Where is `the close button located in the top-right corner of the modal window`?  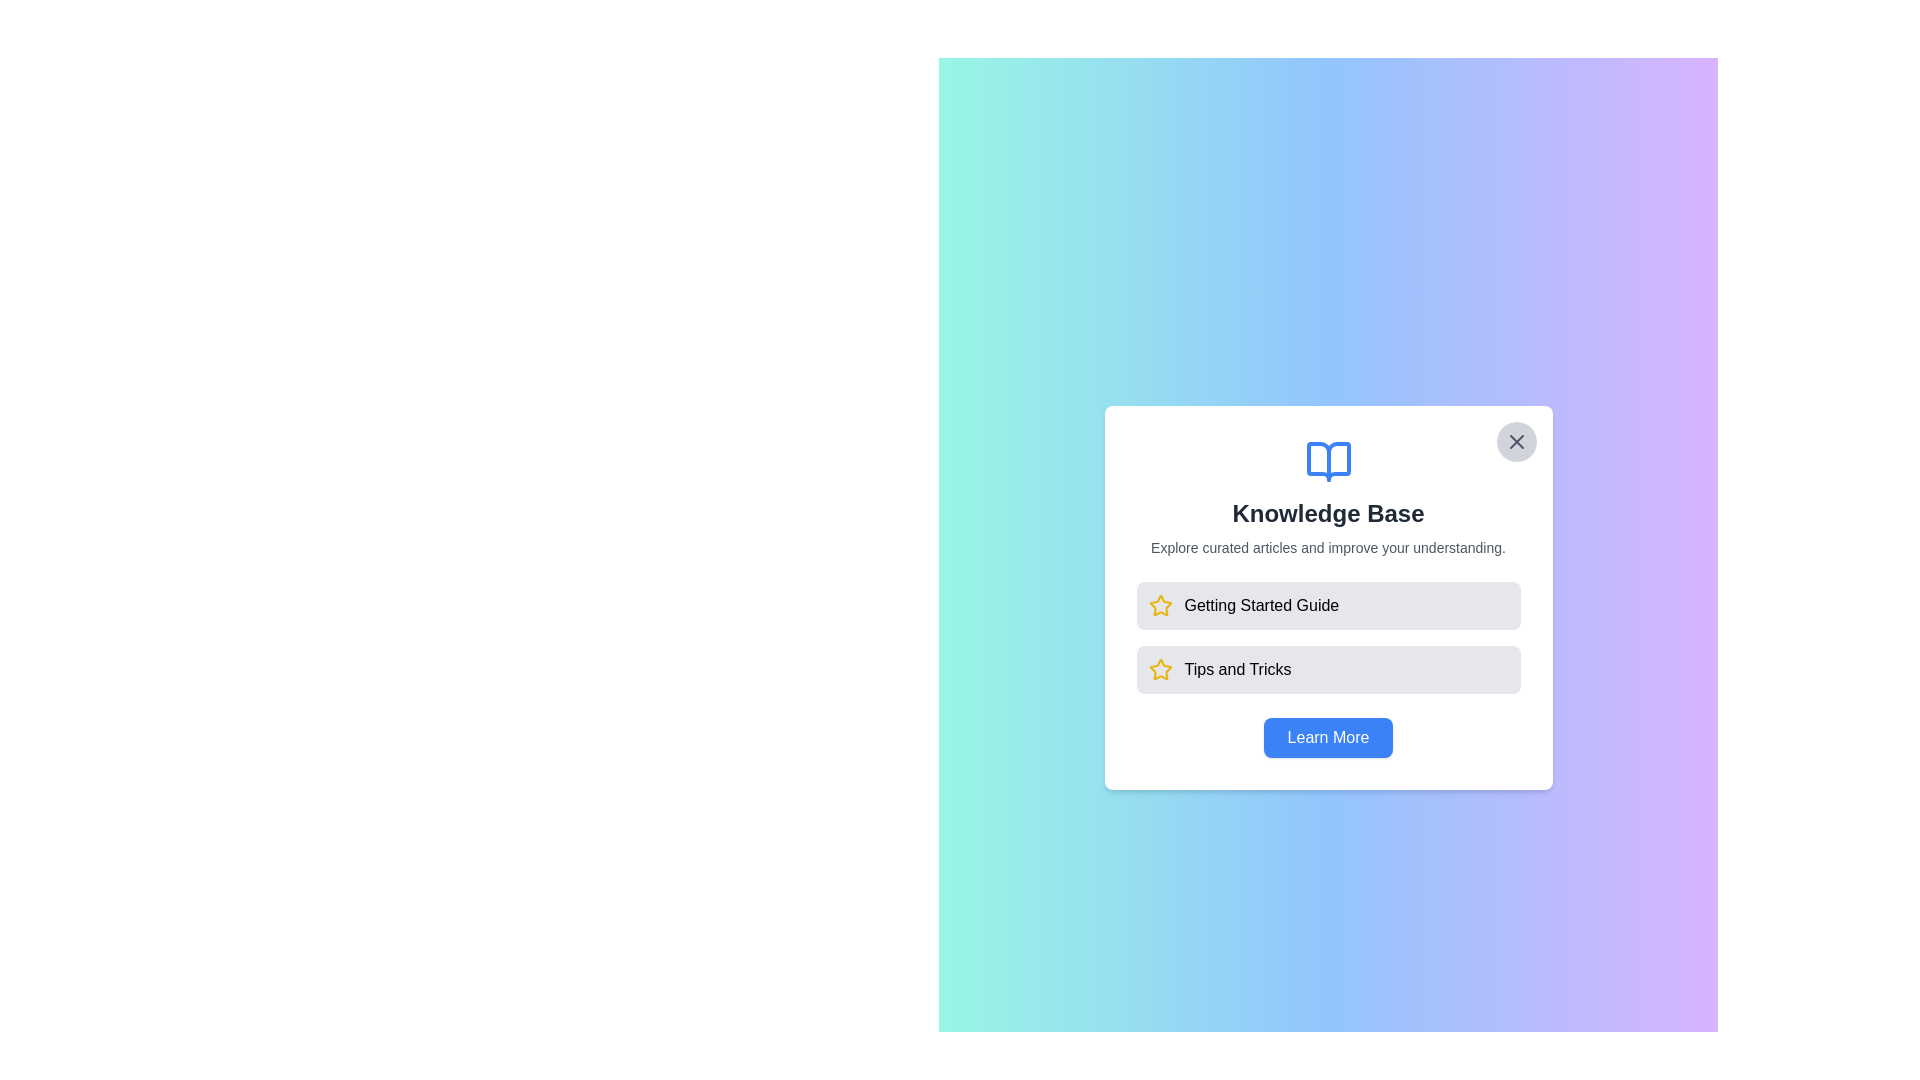
the close button located in the top-right corner of the modal window is located at coordinates (1516, 441).